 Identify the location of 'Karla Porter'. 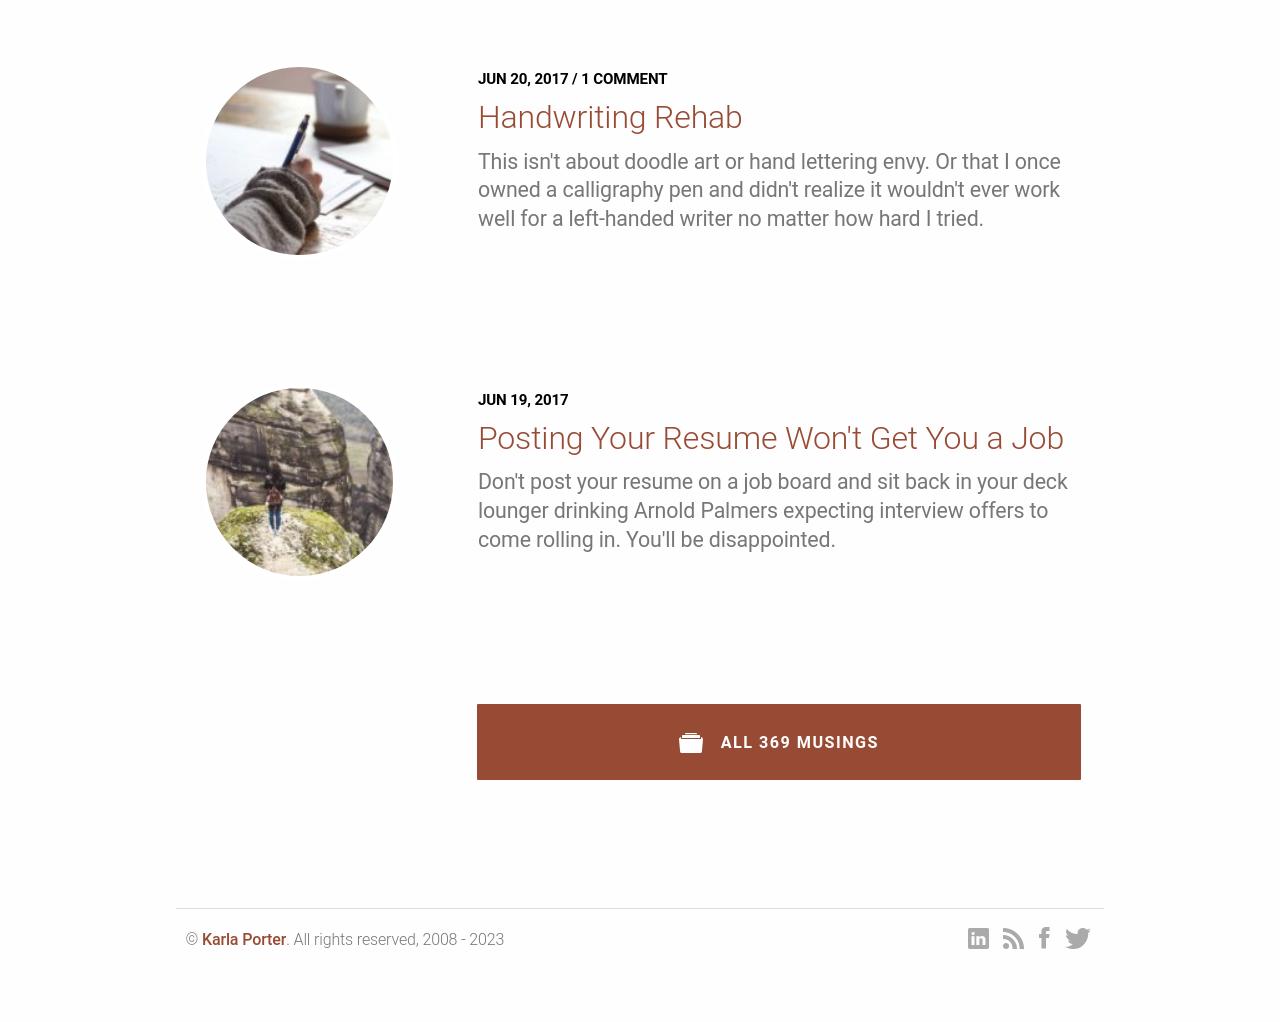
(242, 938).